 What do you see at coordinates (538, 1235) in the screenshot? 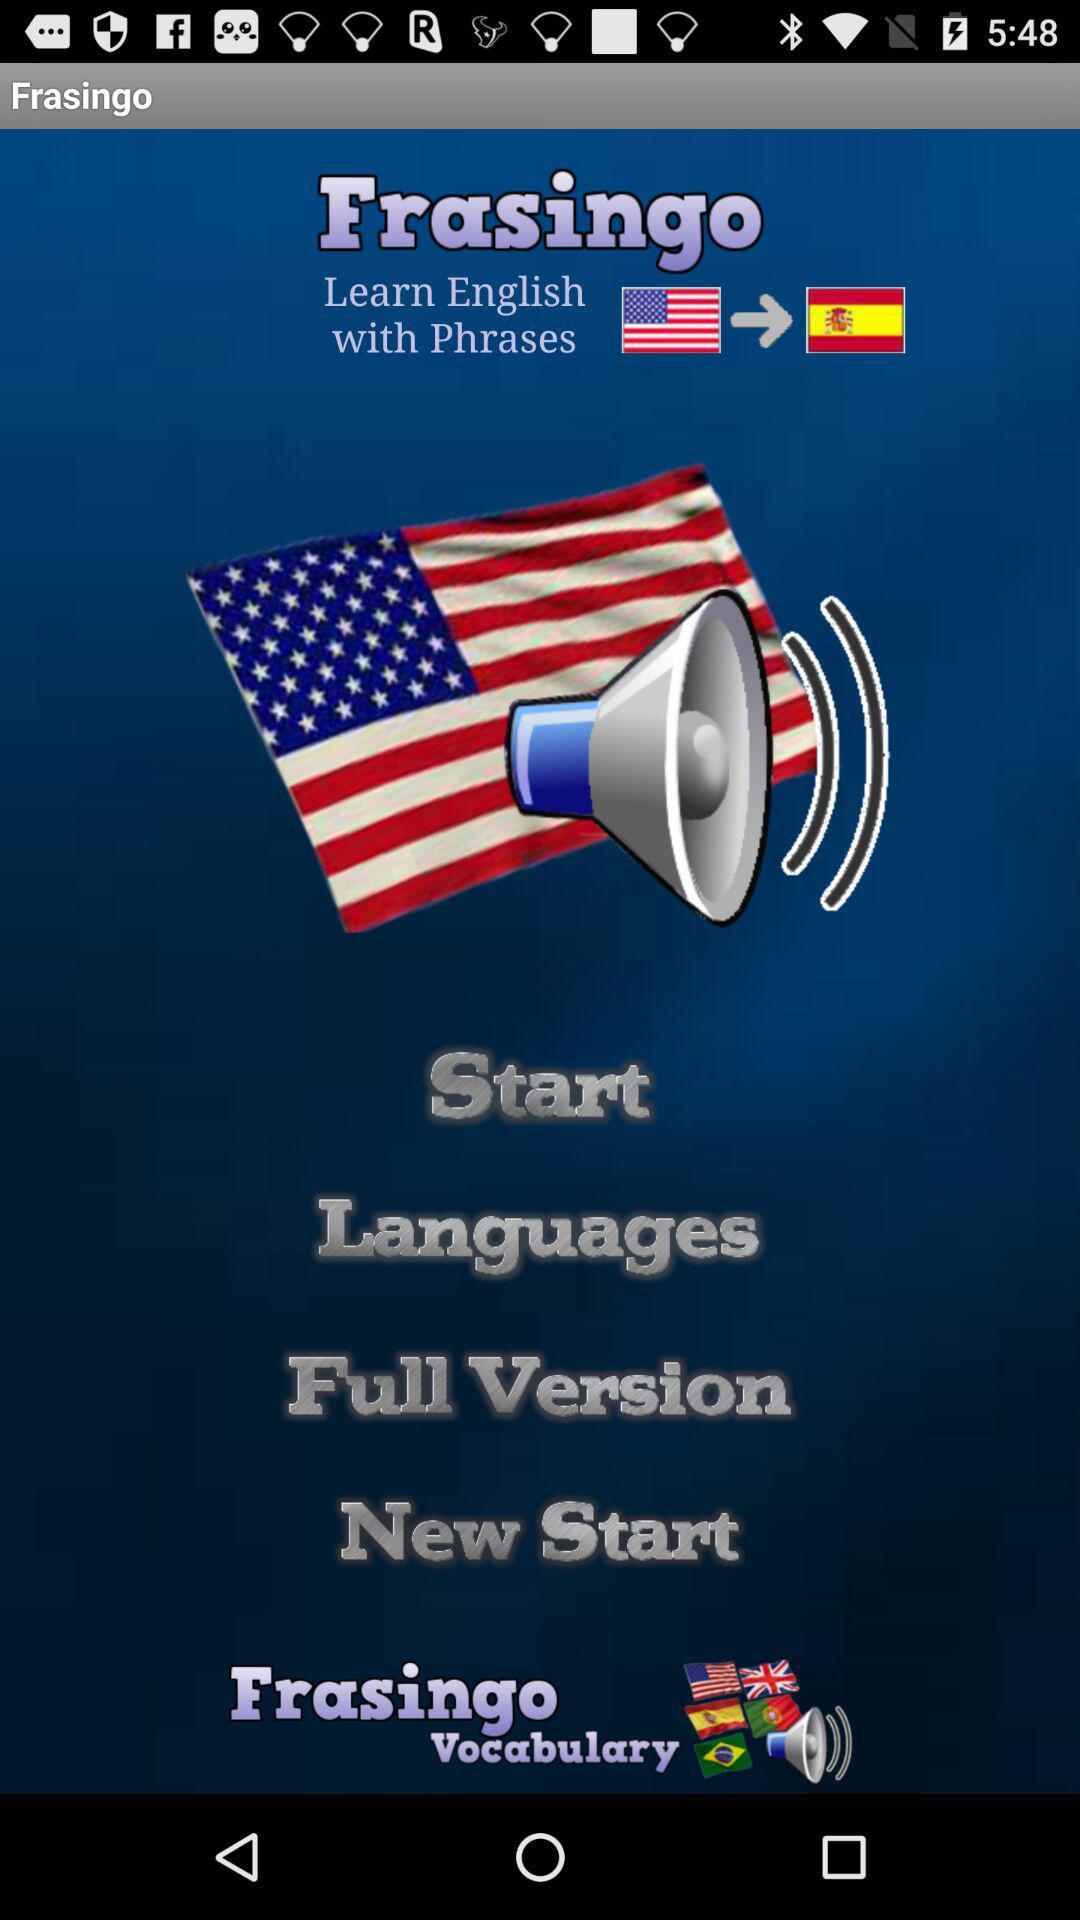
I see `open menu options` at bounding box center [538, 1235].